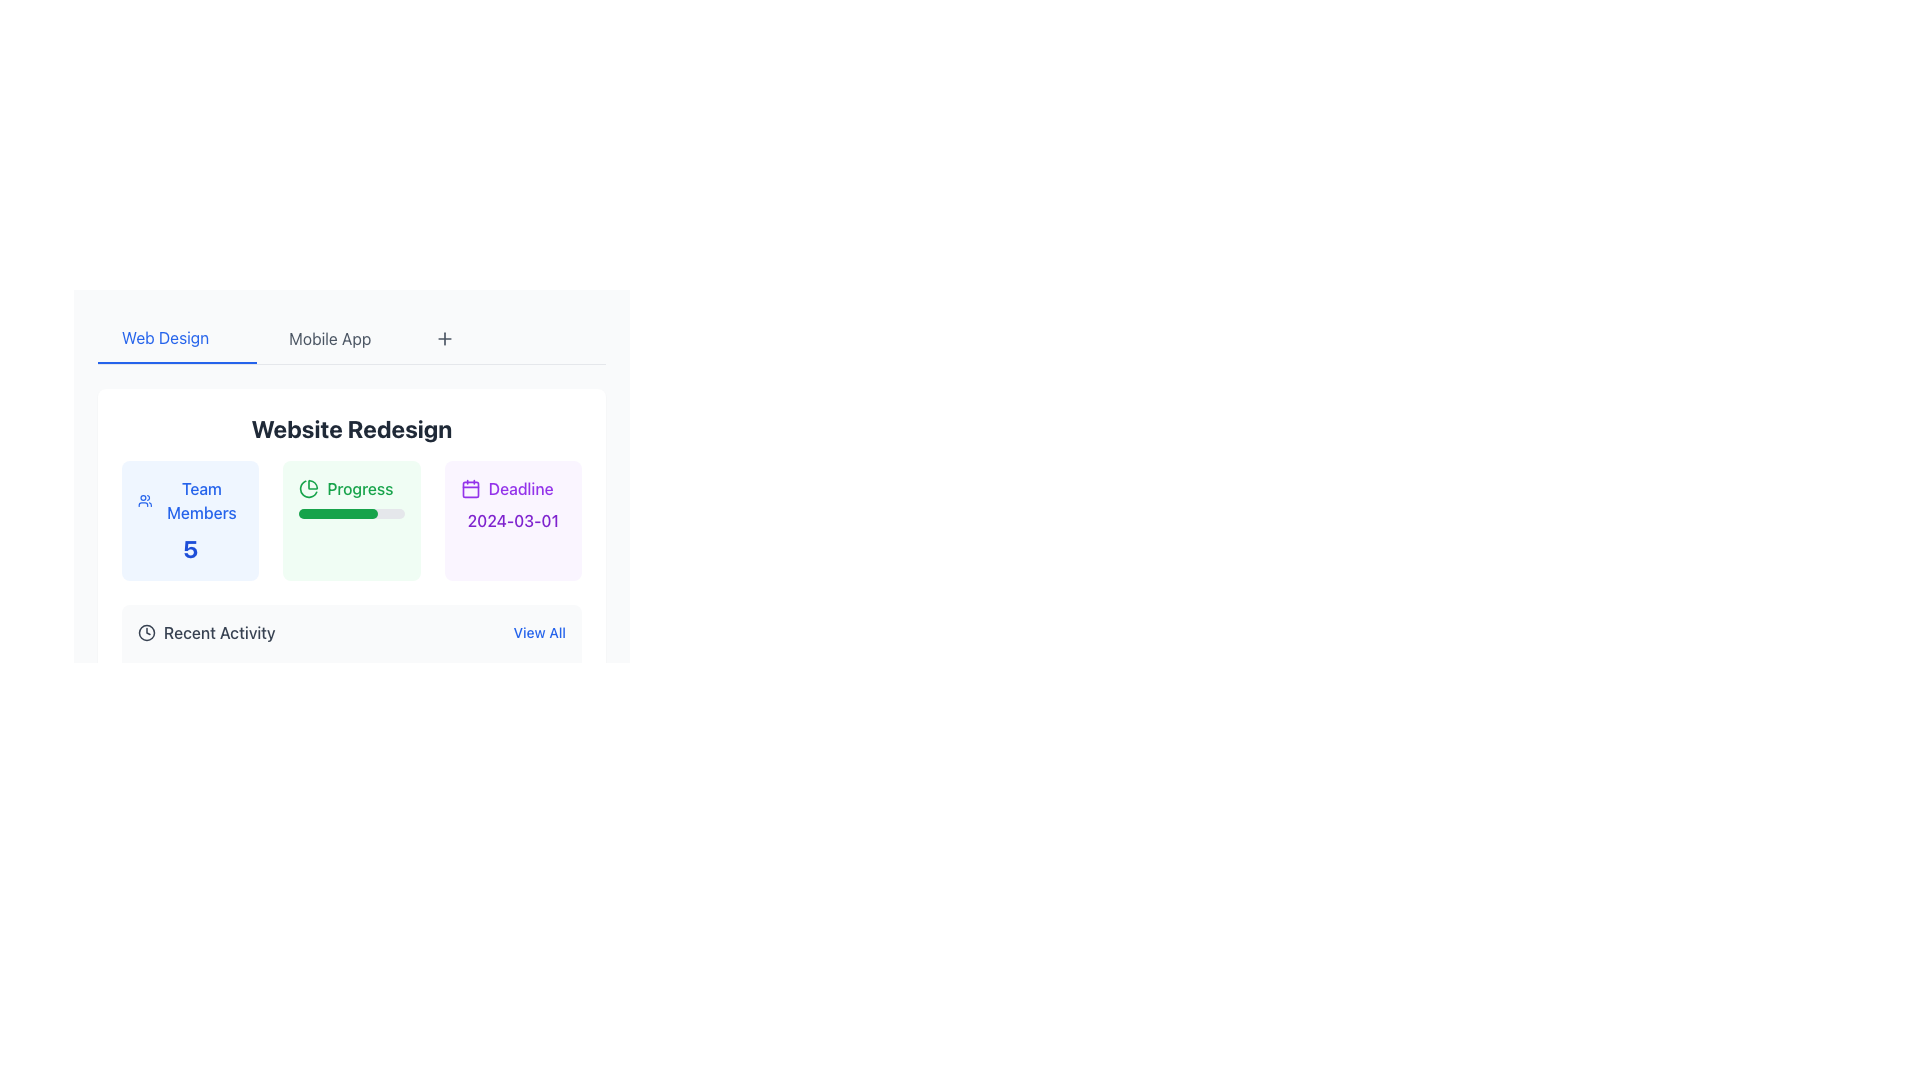 The height and width of the screenshot is (1080, 1920). I want to click on the 'time' or 'recent updates' icon located to the left of the 'Recent Activity' label if it is interactive, so click(146, 632).